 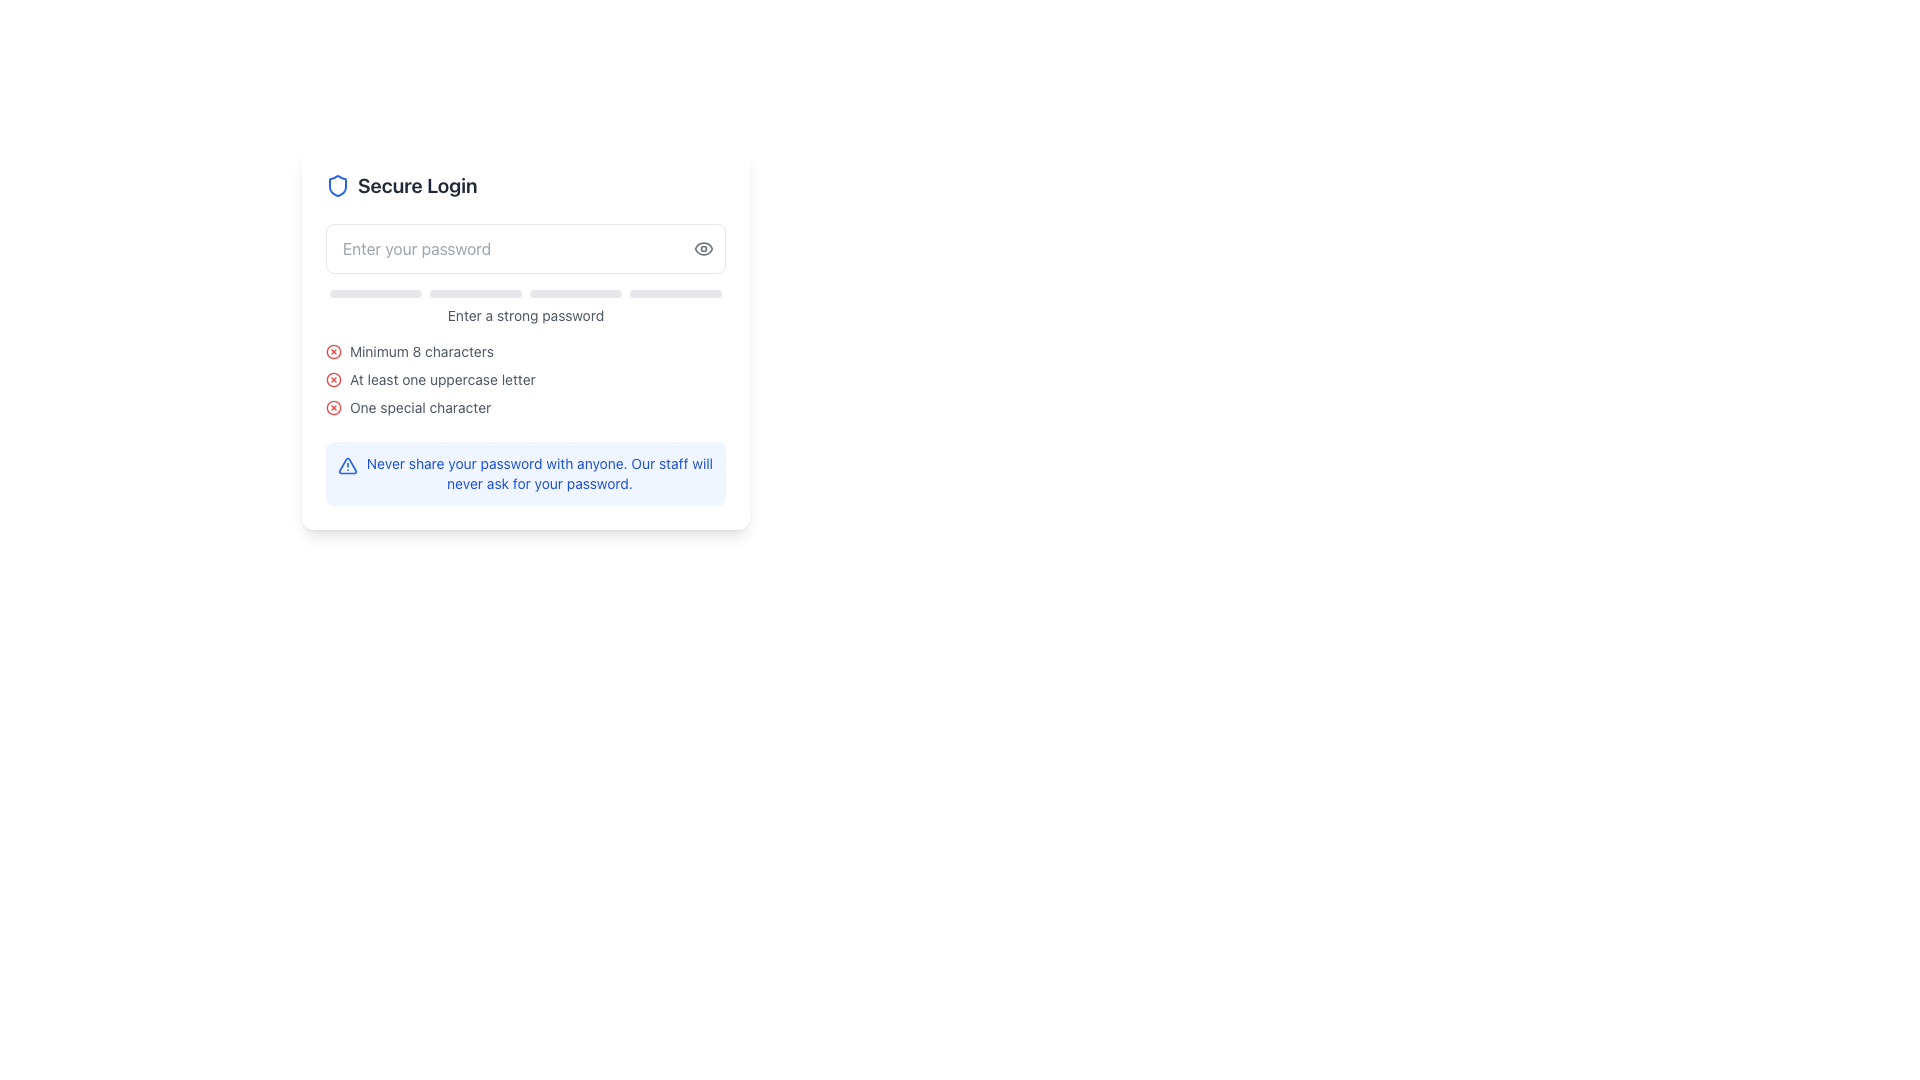 What do you see at coordinates (526, 308) in the screenshot?
I see `the instructional text label that provides guidance on creating a secure password, located between the password input field and the bullet-point list of requirements` at bounding box center [526, 308].